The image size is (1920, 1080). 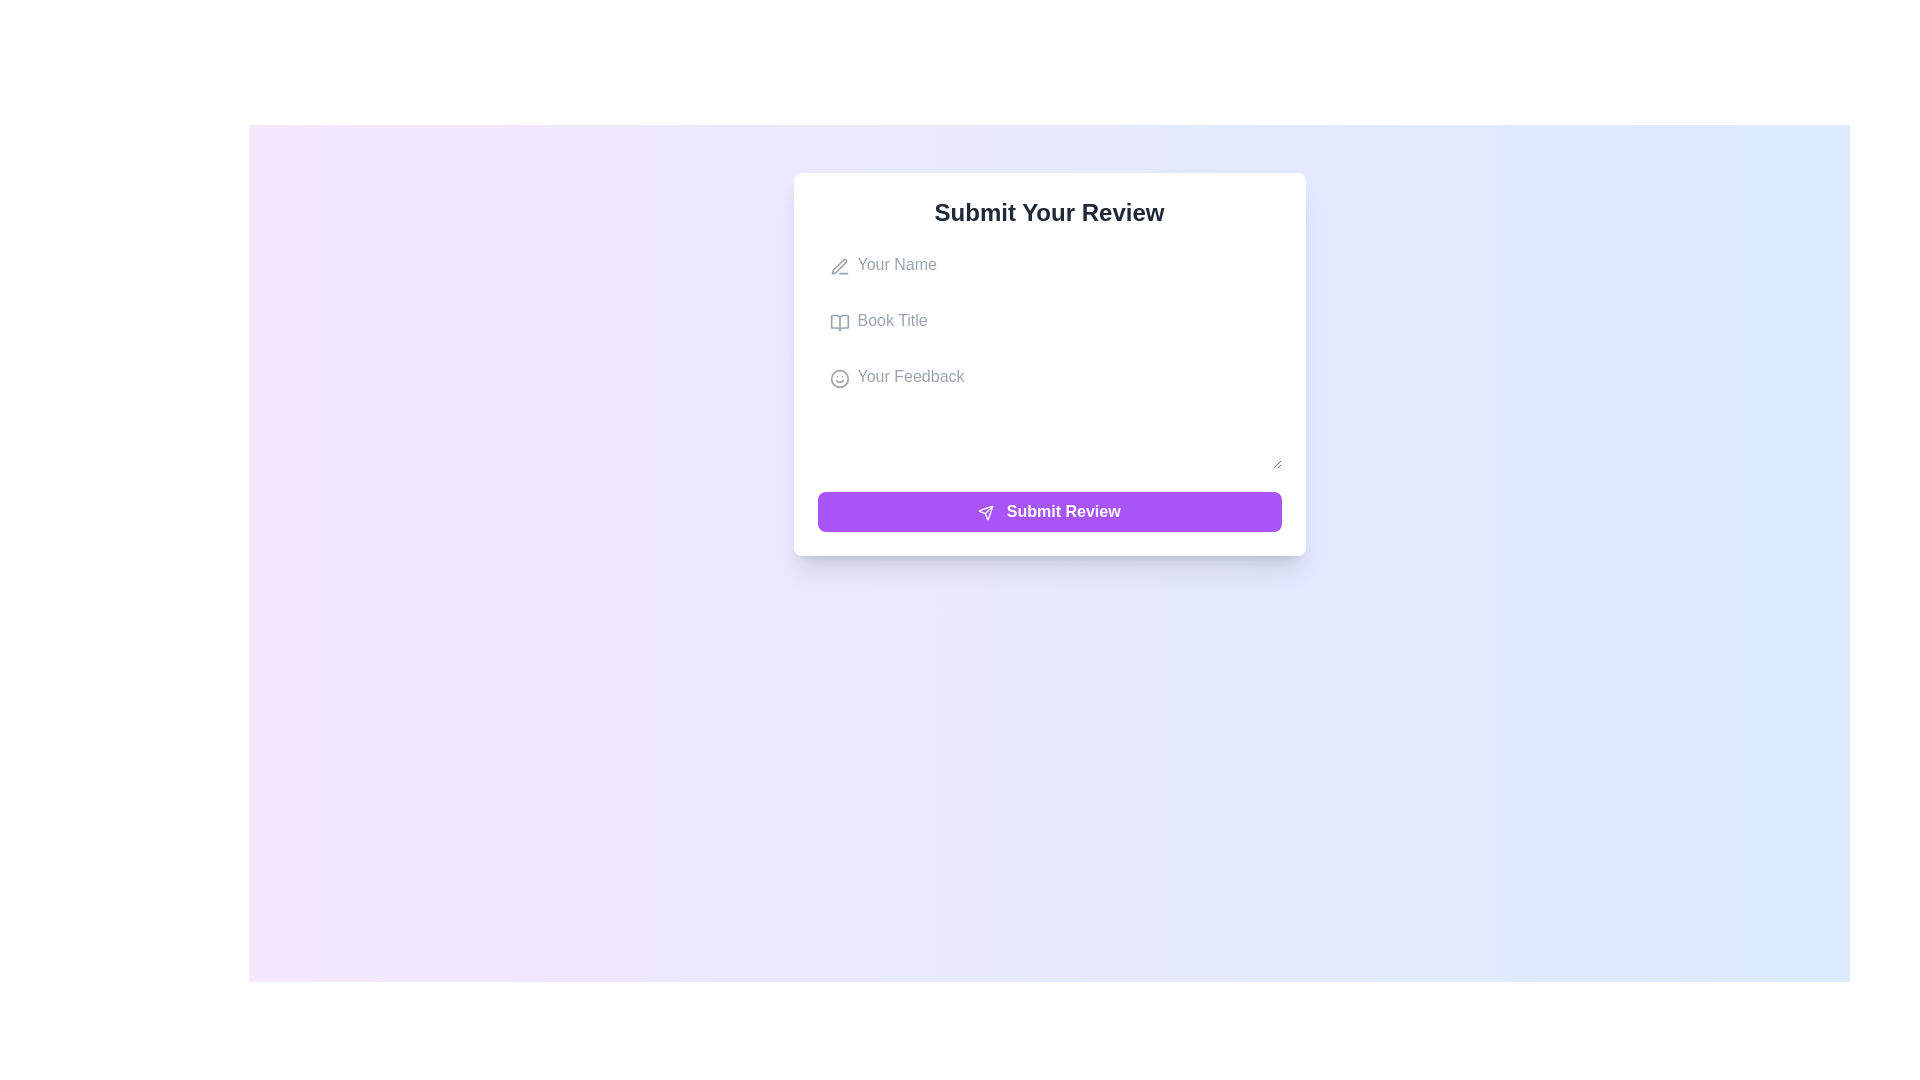 I want to click on the decorative icon located on the left side of the 'Your Feedback' text area in the feedback form, so click(x=839, y=378).